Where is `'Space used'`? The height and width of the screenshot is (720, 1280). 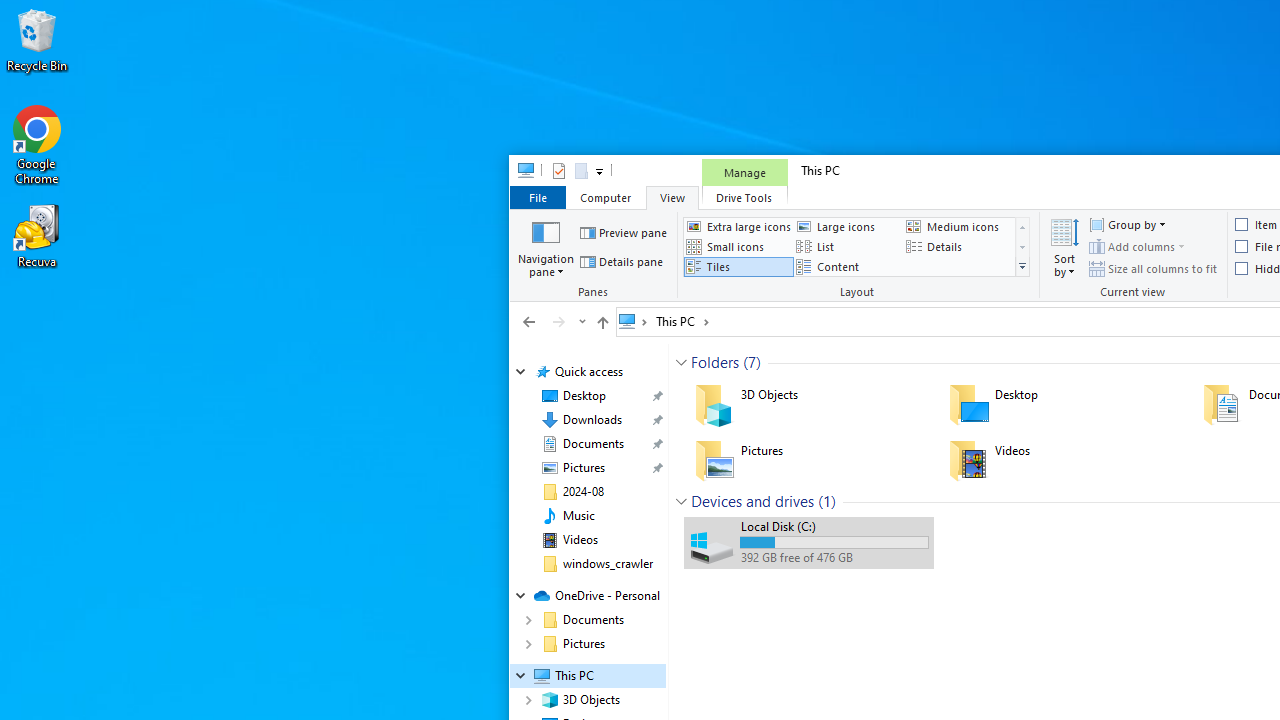 'Space used' is located at coordinates (834, 542).